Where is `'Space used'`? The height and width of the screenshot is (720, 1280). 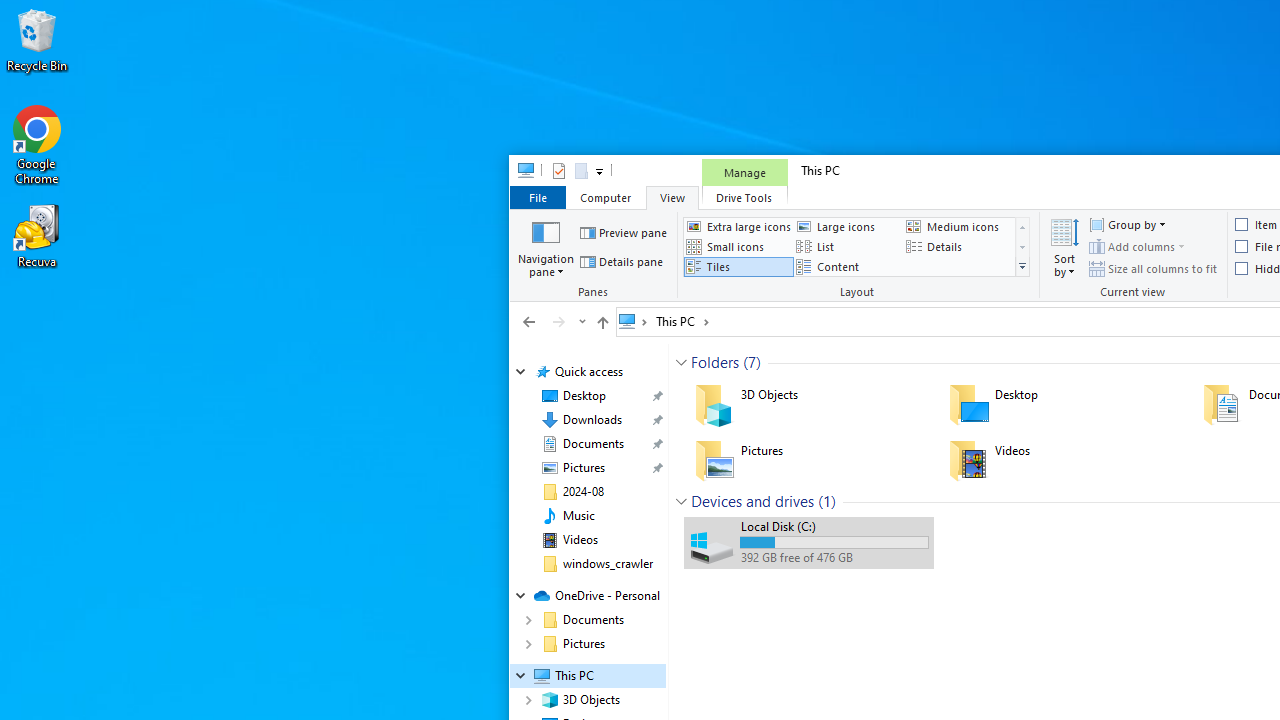 'Space used' is located at coordinates (834, 542).